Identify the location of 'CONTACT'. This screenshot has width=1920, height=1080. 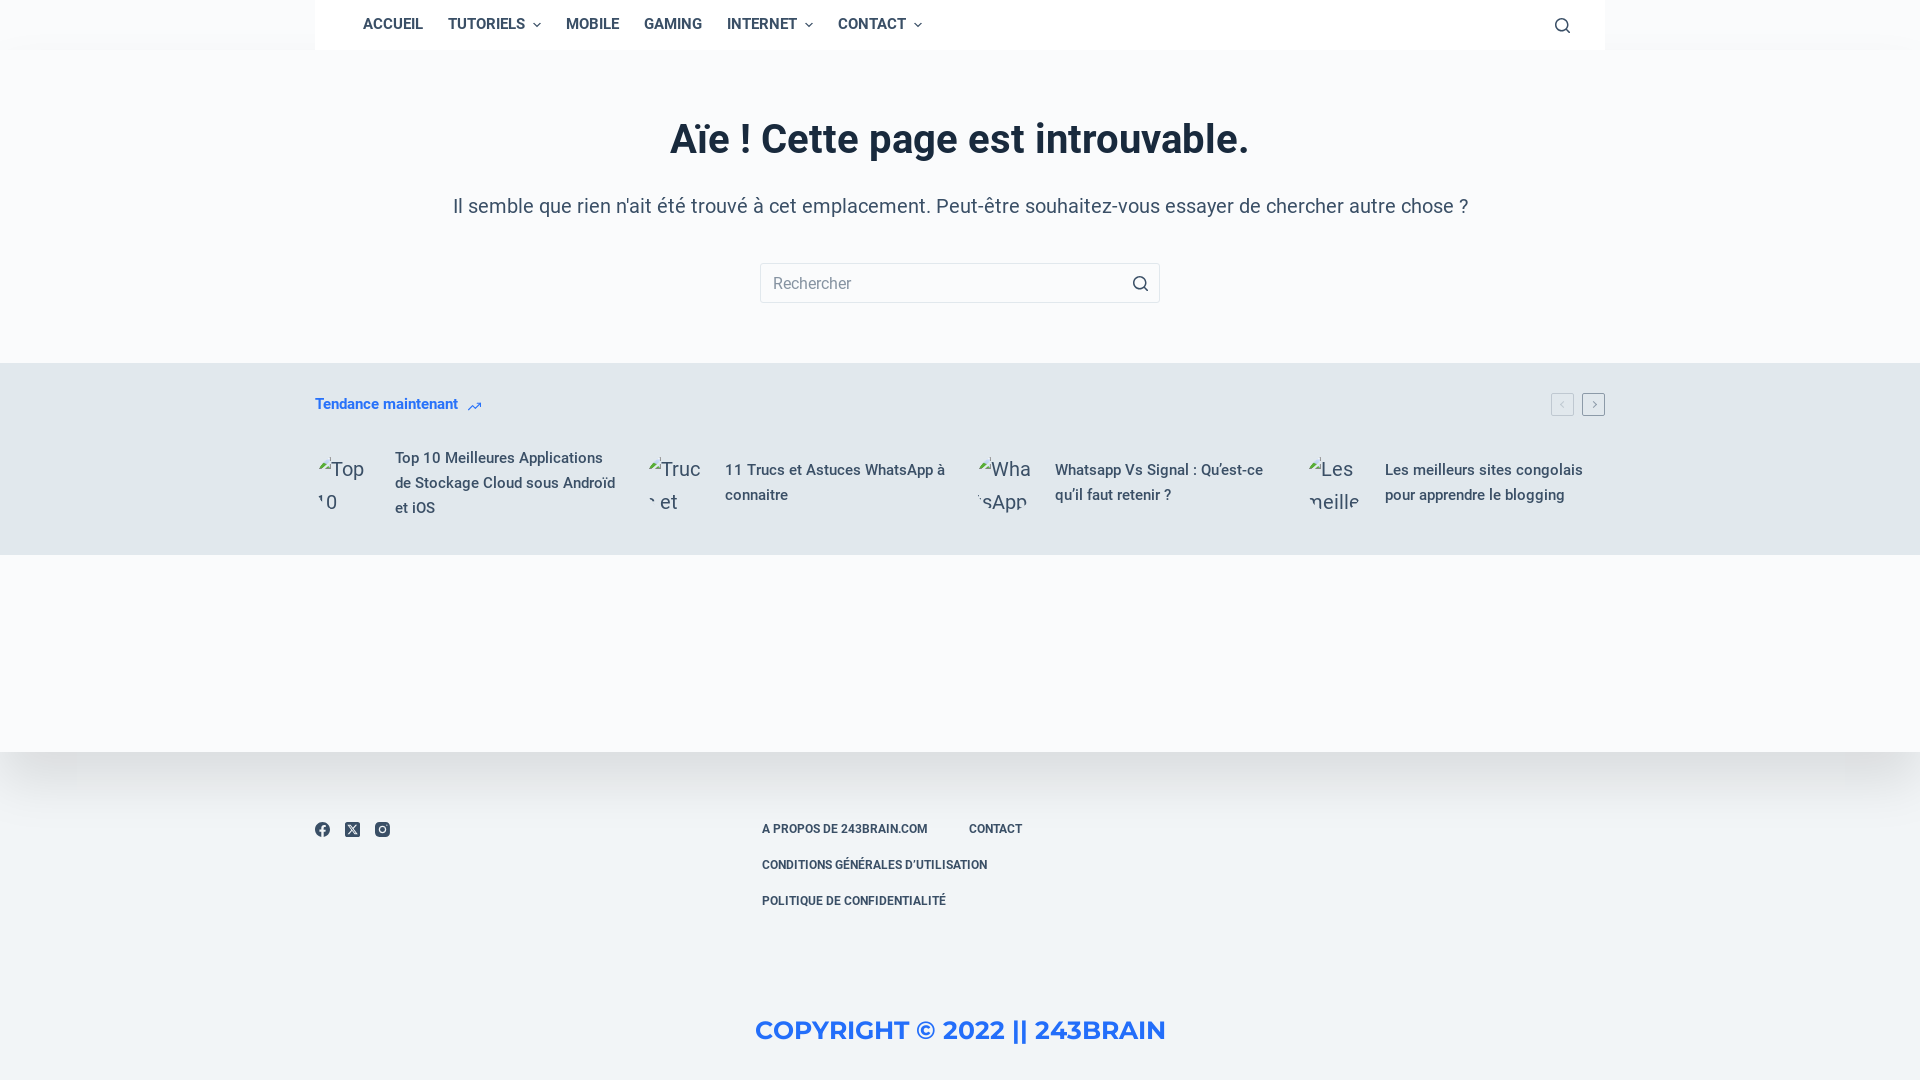
(947, 829).